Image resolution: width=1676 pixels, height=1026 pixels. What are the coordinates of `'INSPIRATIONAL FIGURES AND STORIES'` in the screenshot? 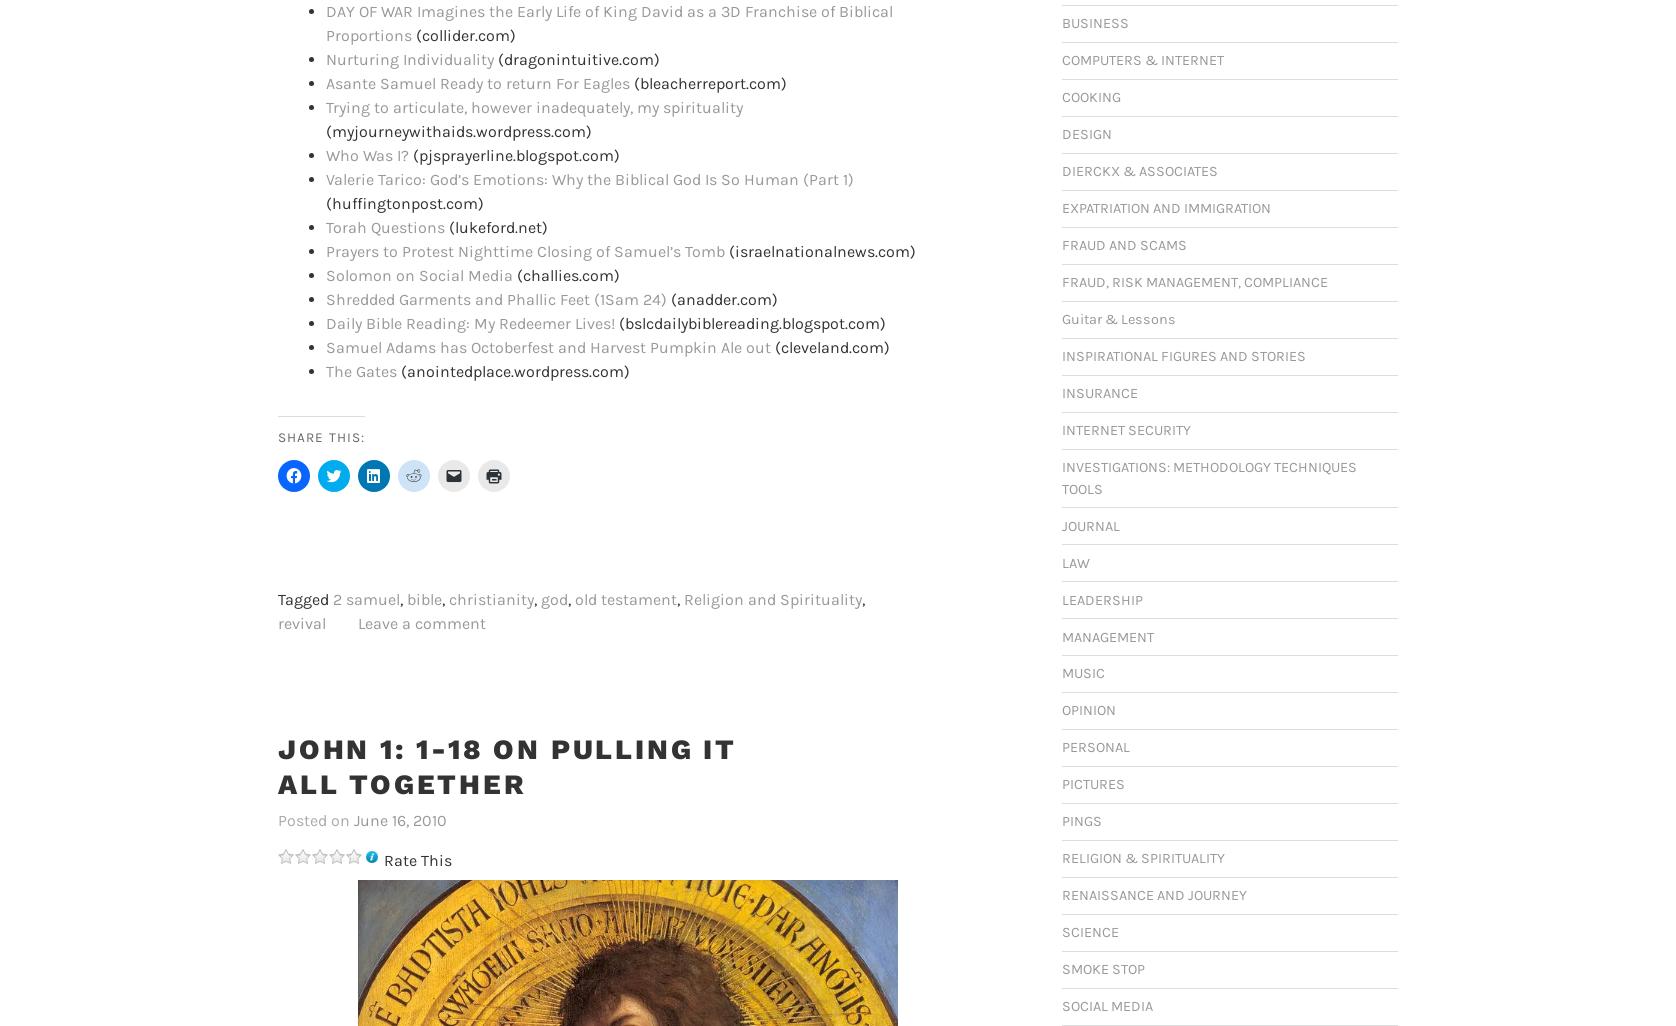 It's located at (1182, 356).